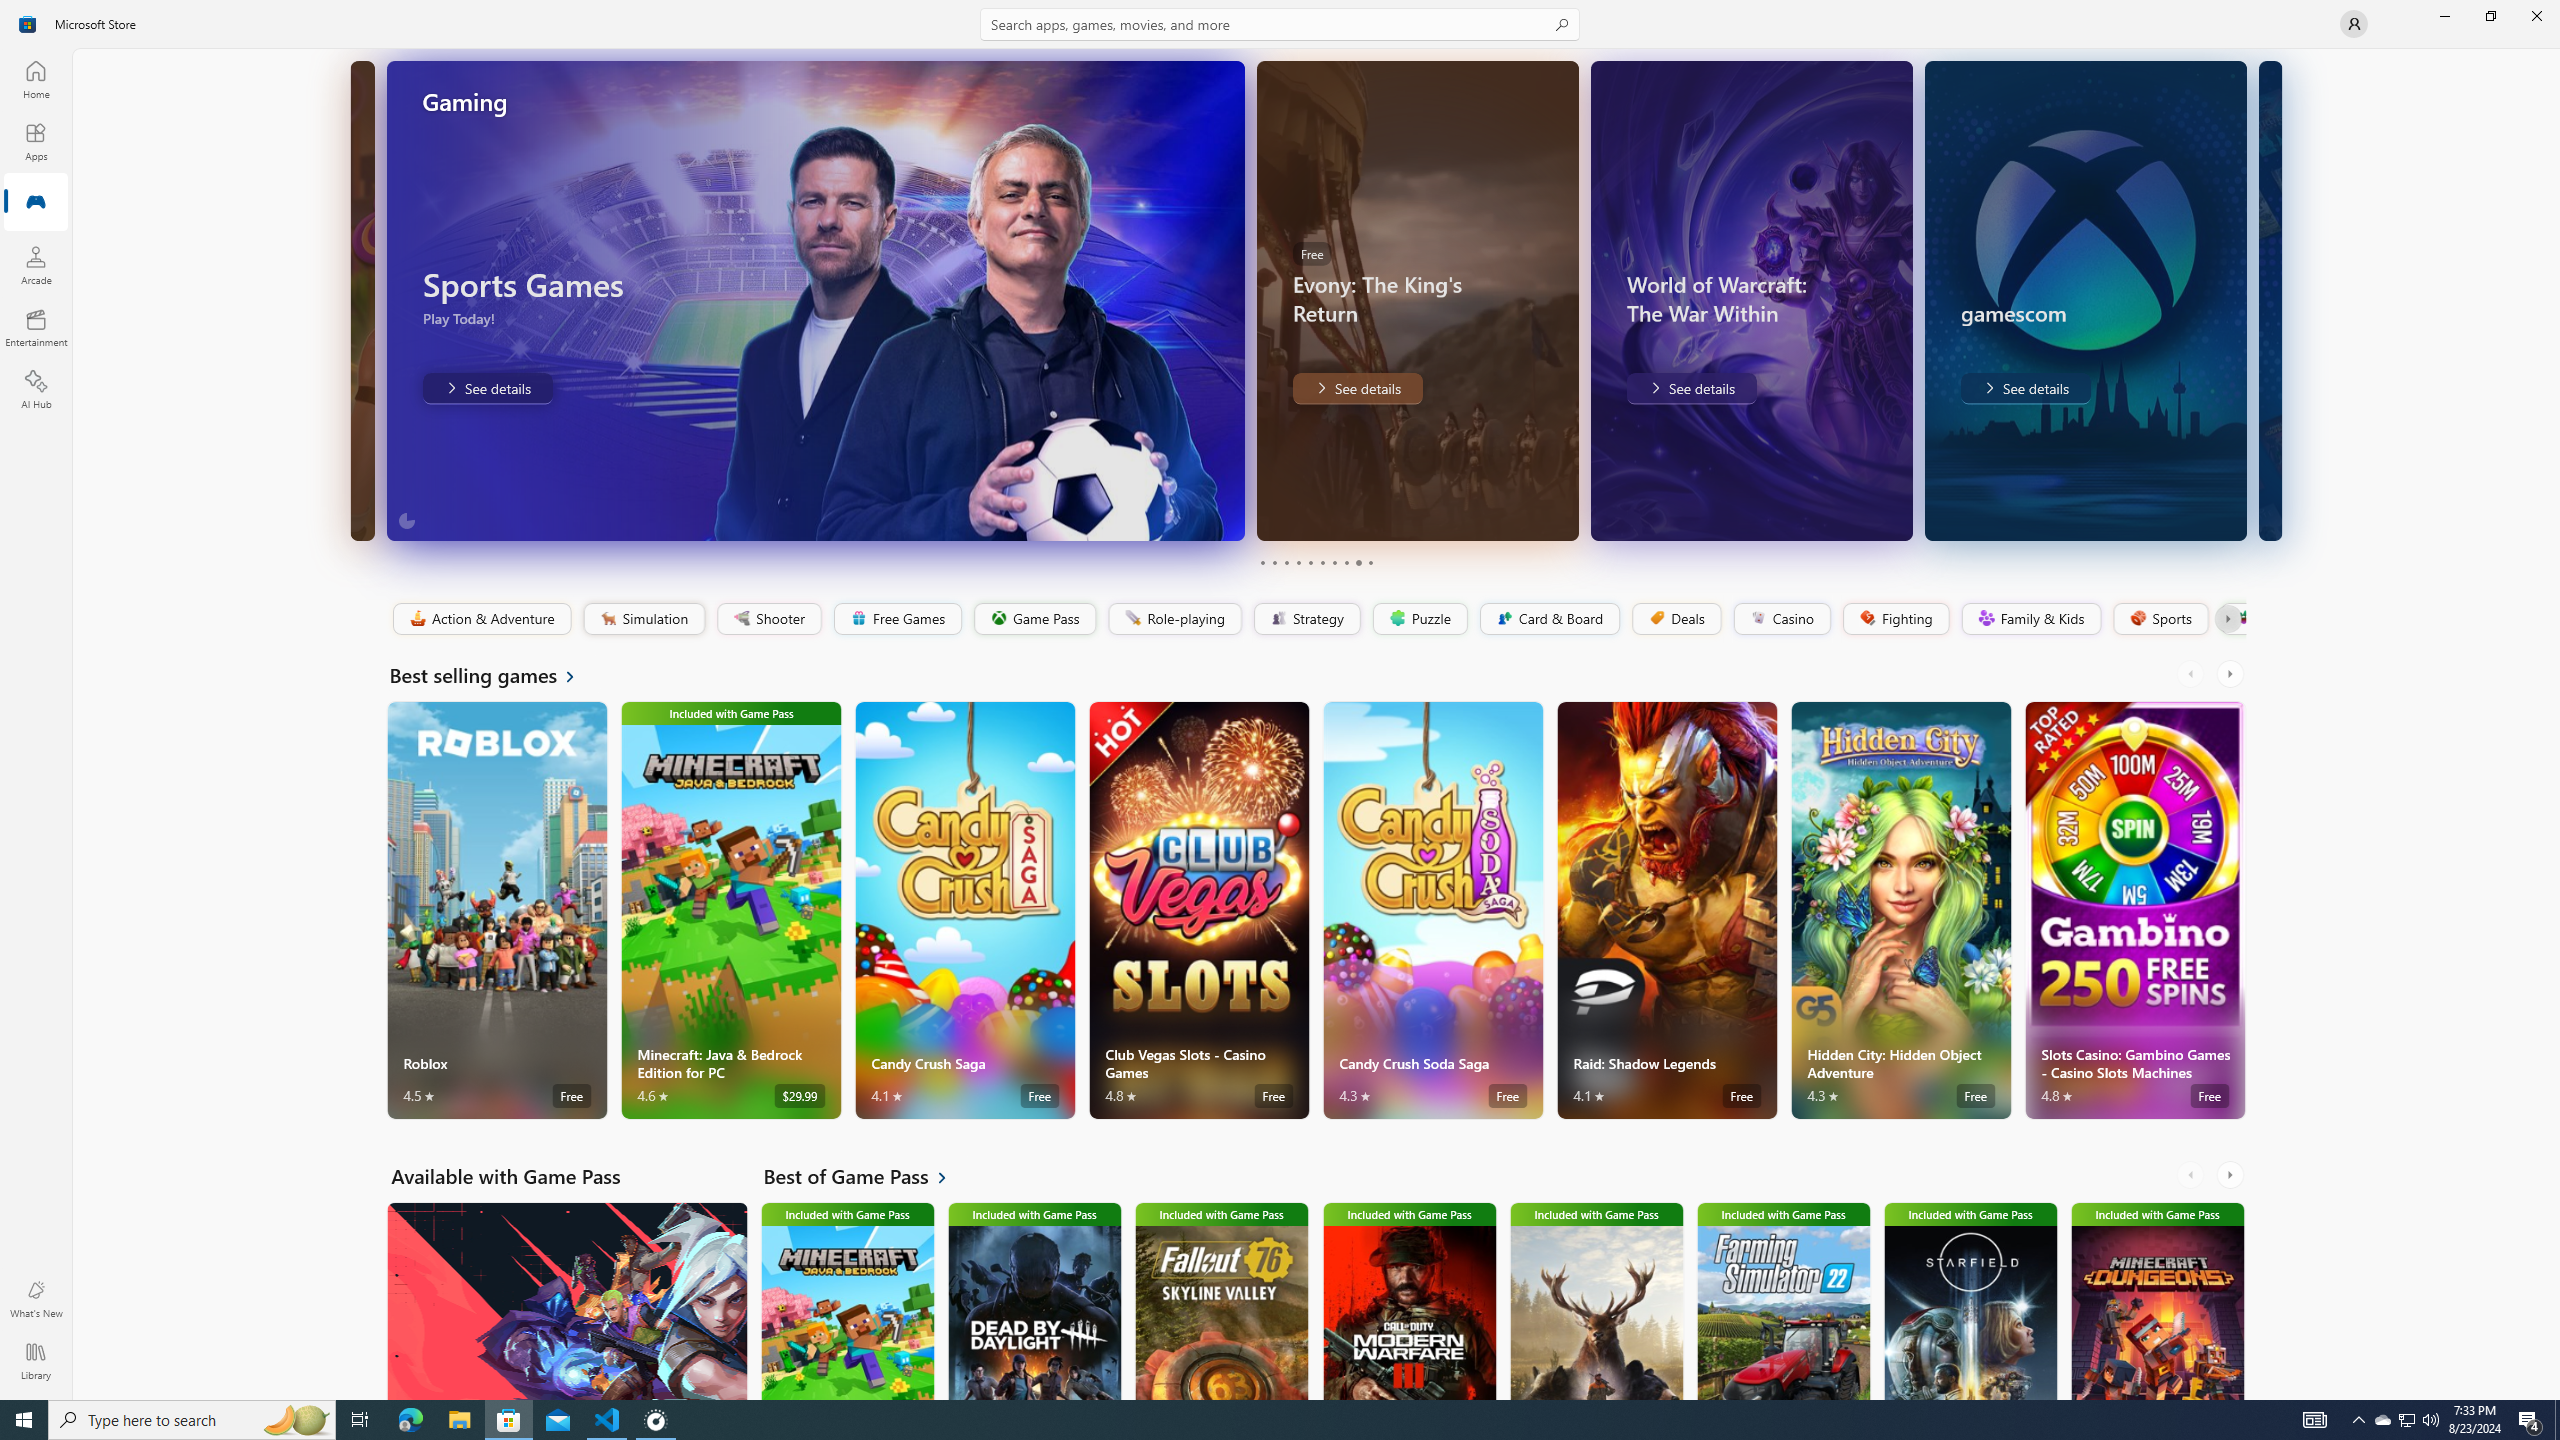 This screenshot has width=2560, height=1440. I want to click on 'Page 7', so click(1332, 562).